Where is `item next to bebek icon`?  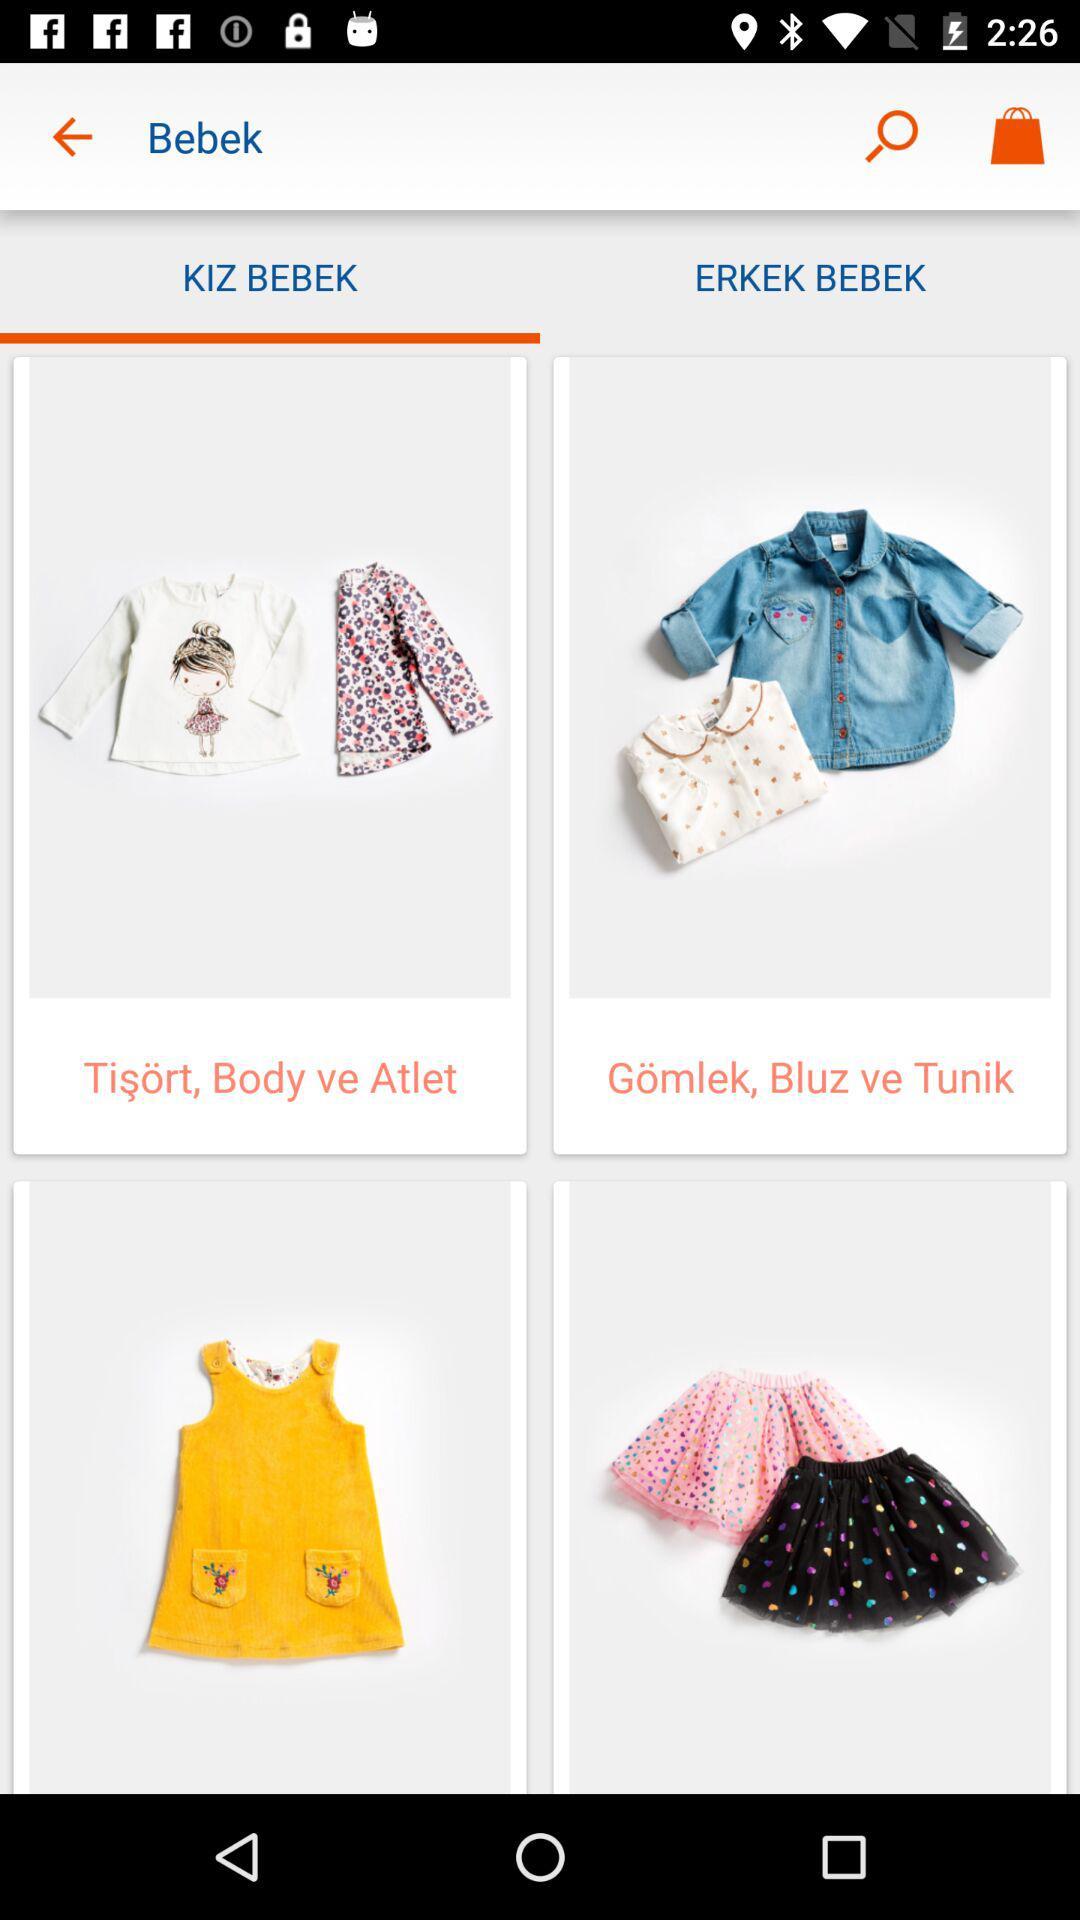
item next to bebek icon is located at coordinates (72, 135).